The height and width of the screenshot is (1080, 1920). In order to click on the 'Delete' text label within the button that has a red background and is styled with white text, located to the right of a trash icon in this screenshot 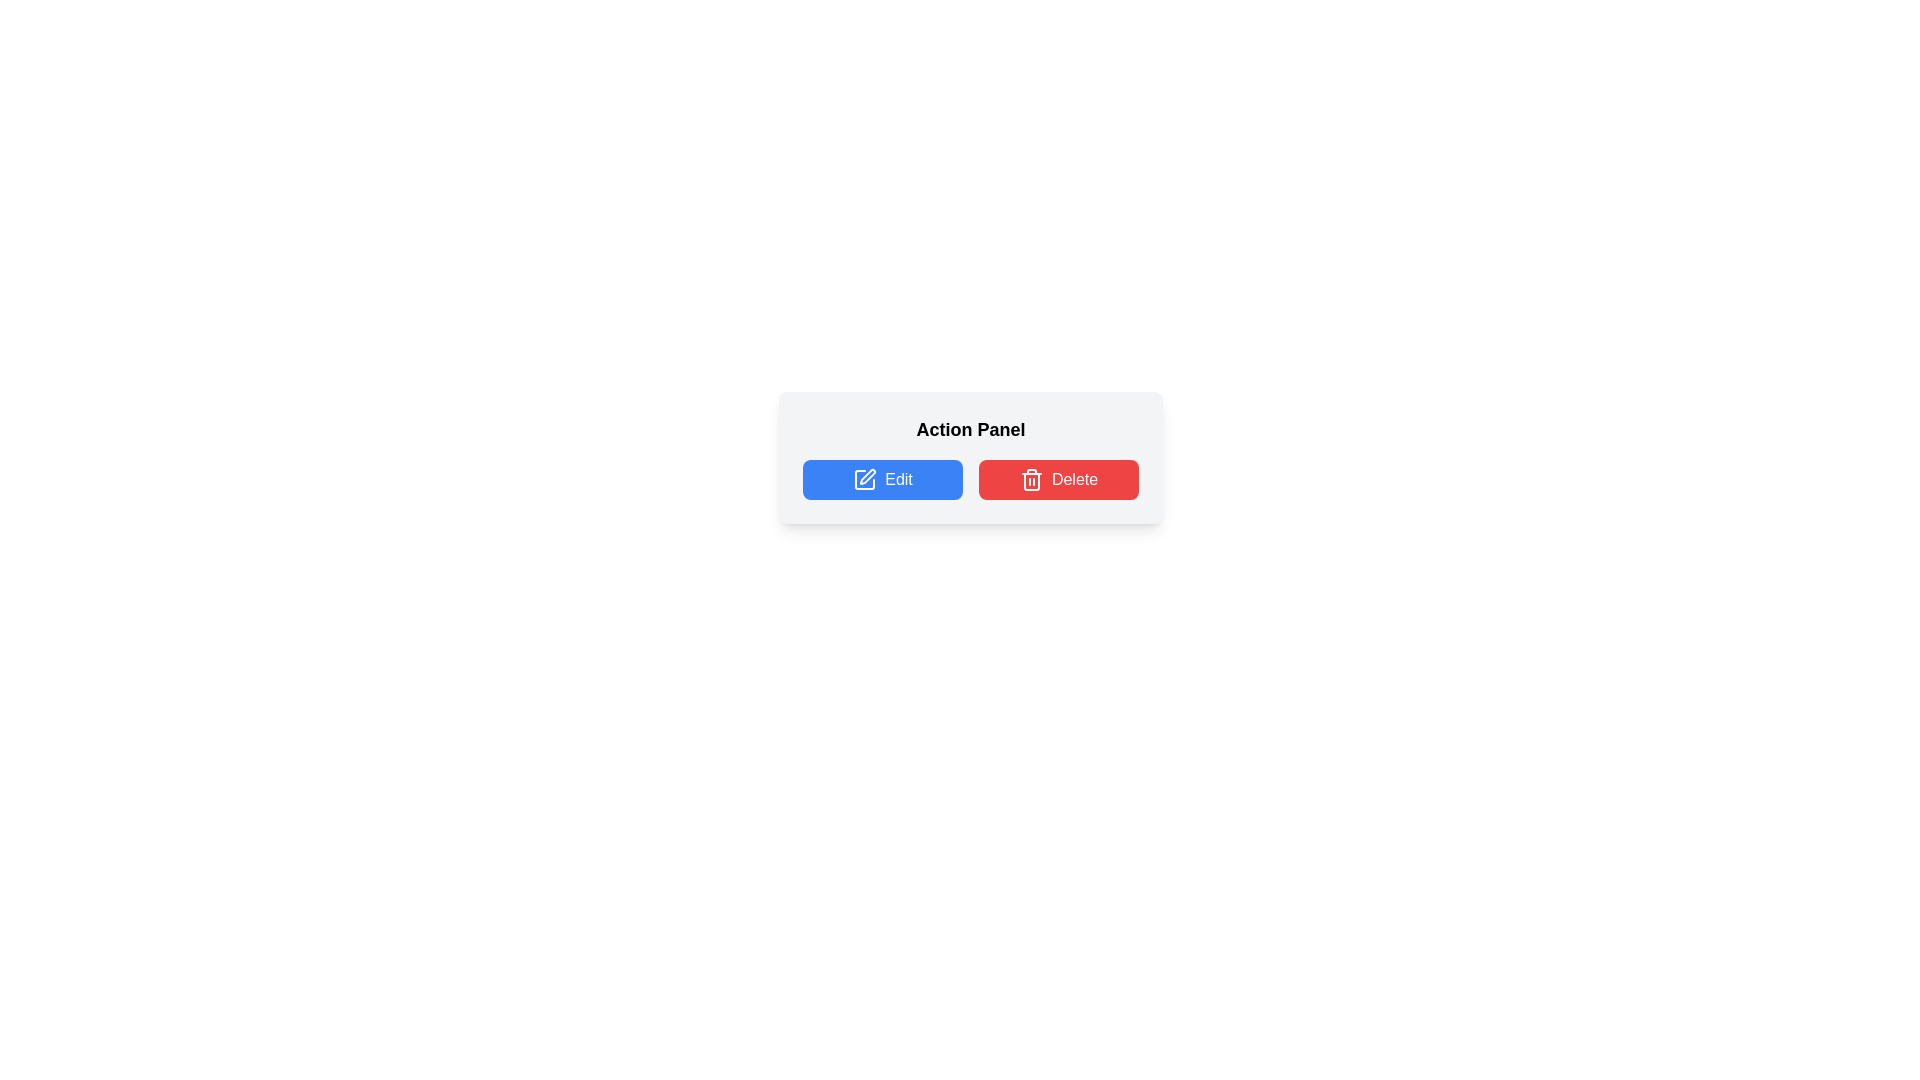, I will do `click(1074, 479)`.